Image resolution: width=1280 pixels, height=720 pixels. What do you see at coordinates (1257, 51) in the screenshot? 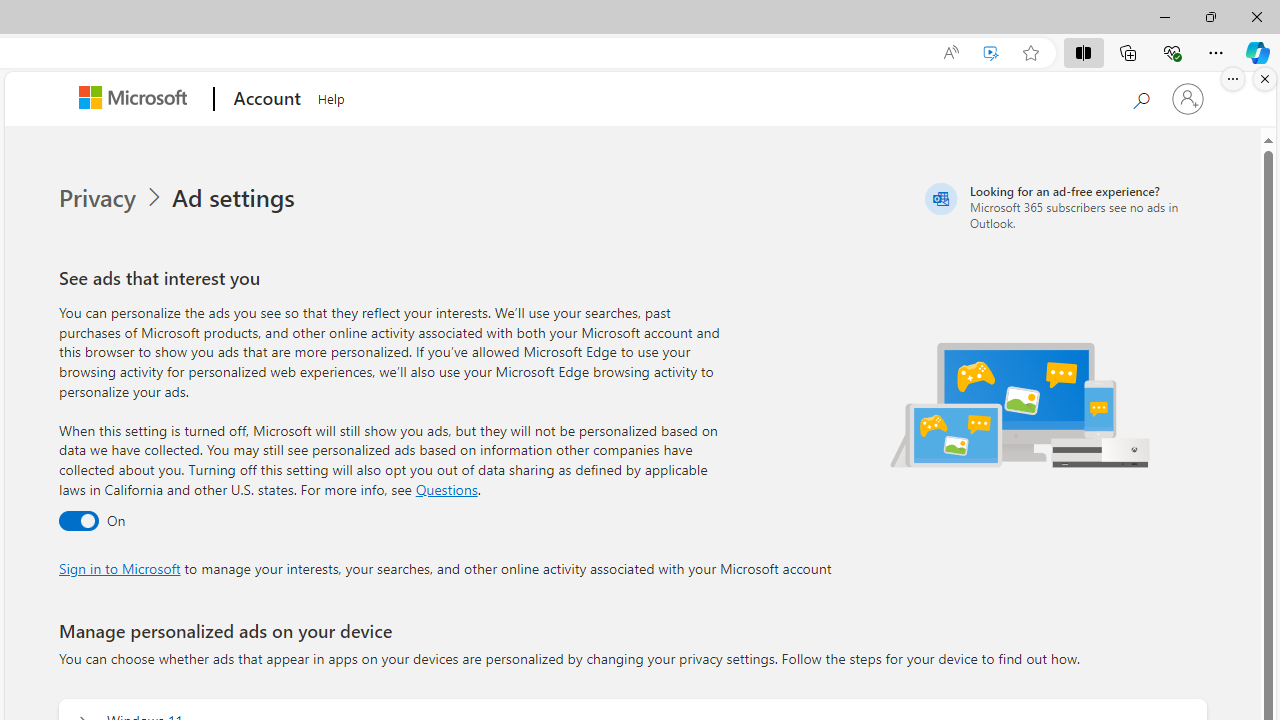
I see `'Copilot (Ctrl+Shift+.)'` at bounding box center [1257, 51].